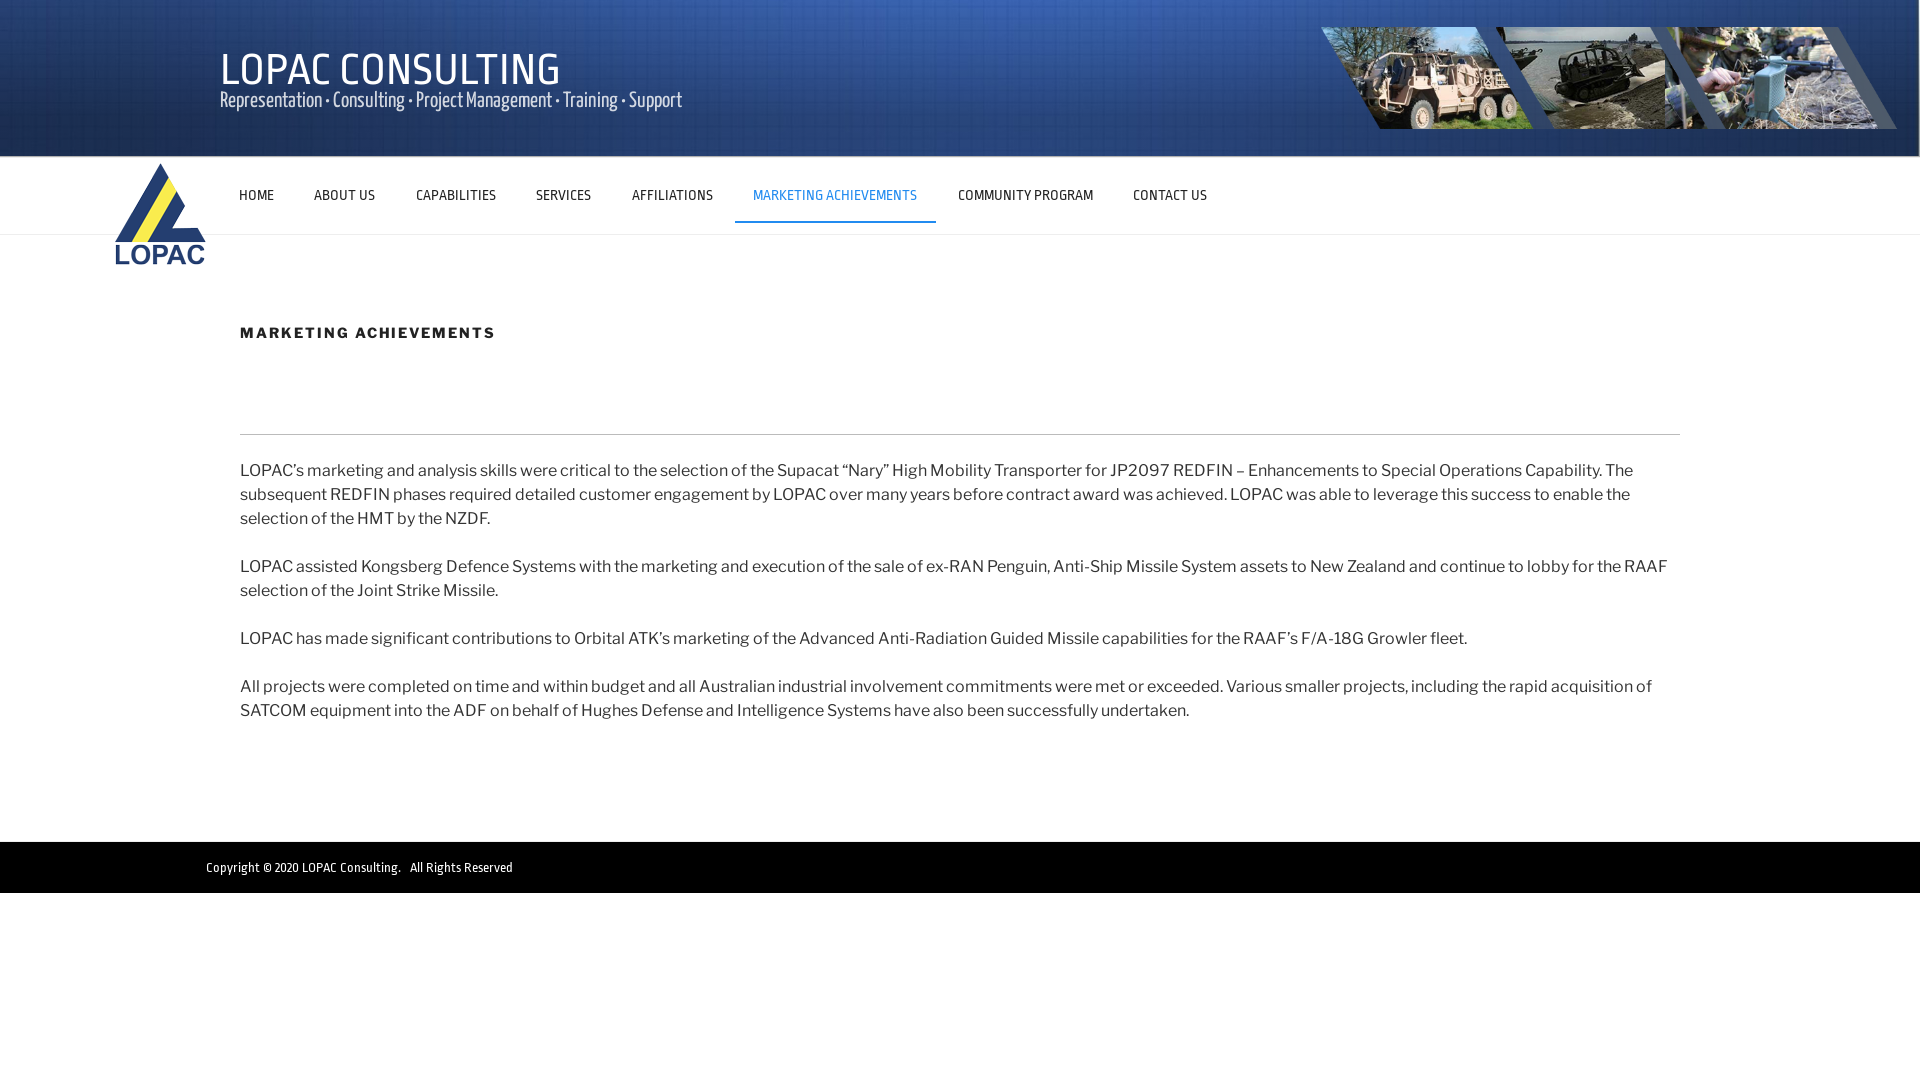 The height and width of the screenshot is (1080, 1920). What do you see at coordinates (1025, 194) in the screenshot?
I see `'COMMUNITY PROGRAM'` at bounding box center [1025, 194].